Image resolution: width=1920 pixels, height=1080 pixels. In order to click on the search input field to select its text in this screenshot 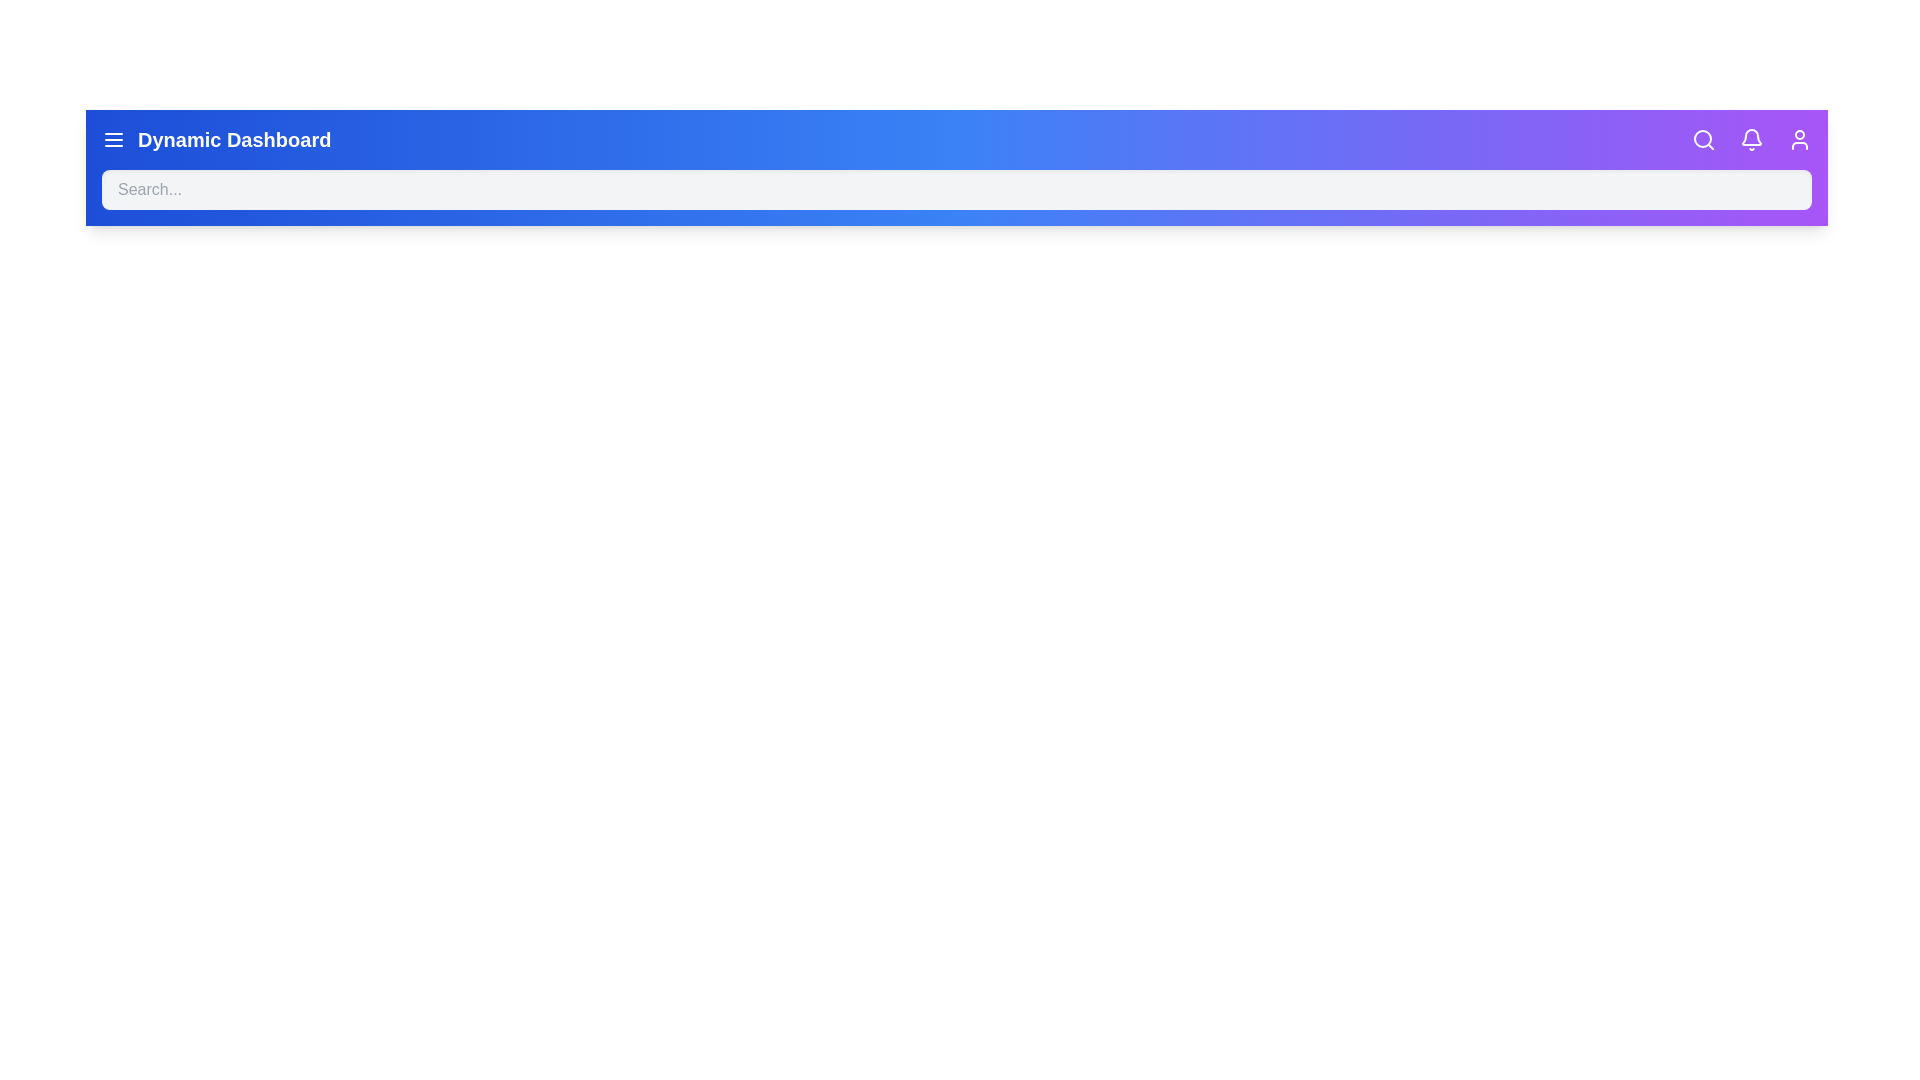, I will do `click(955, 189)`.